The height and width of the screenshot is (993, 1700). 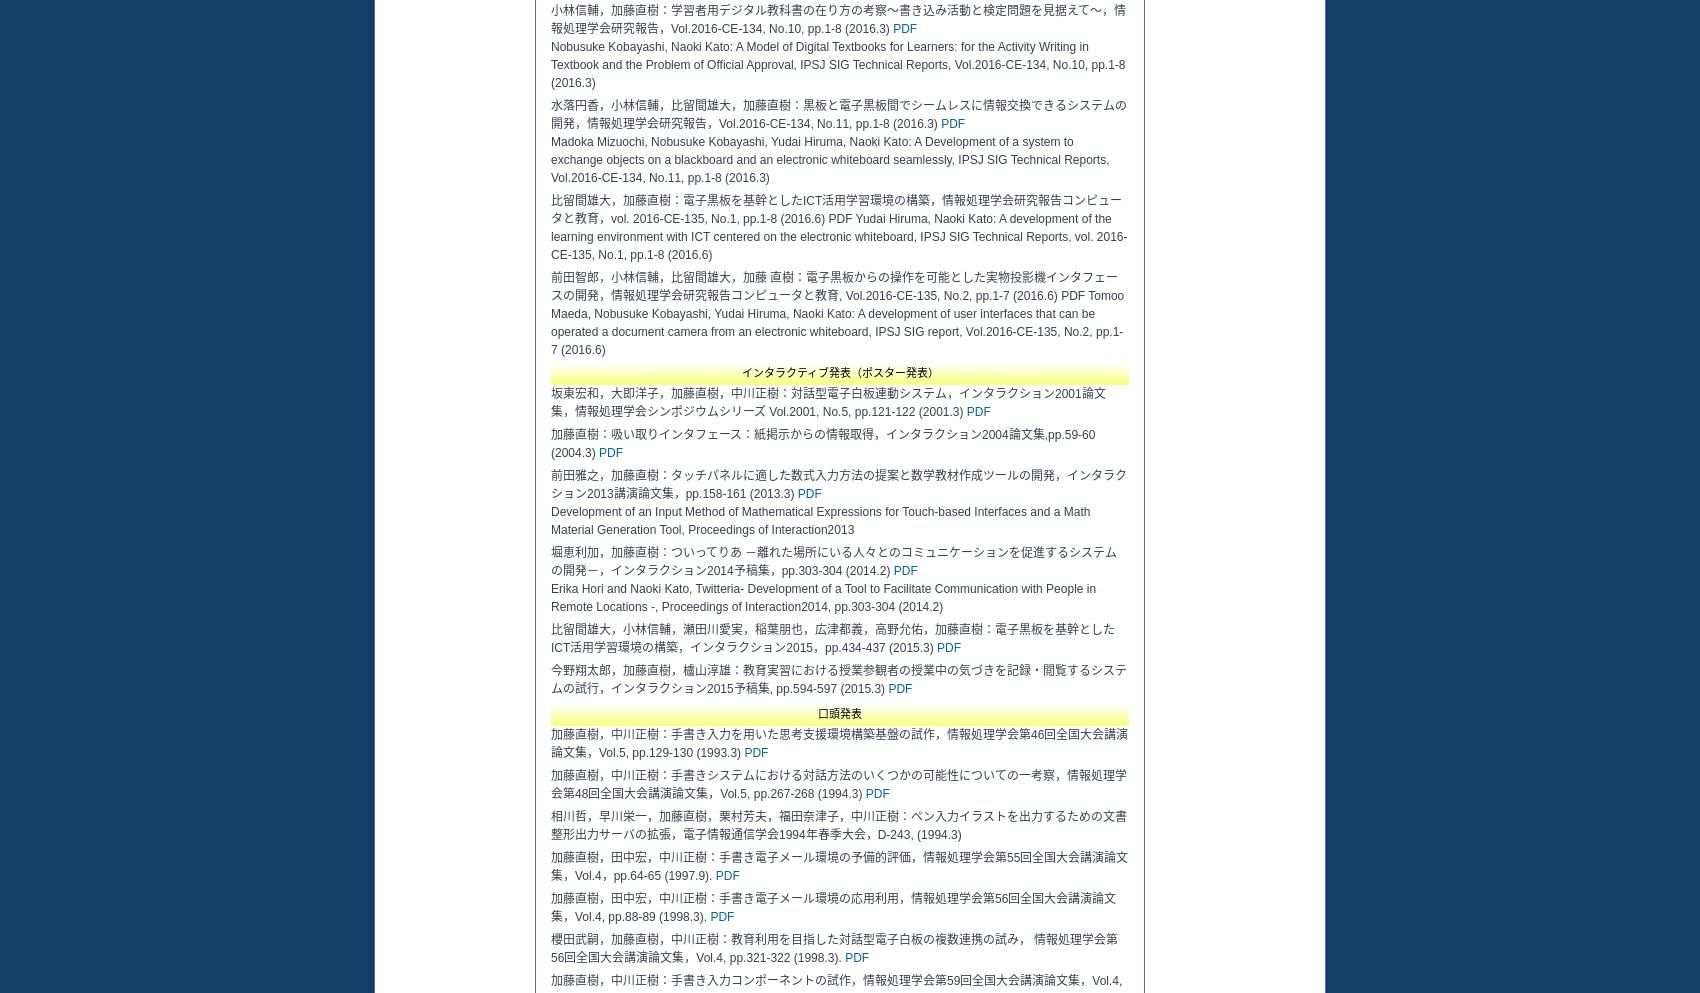 I want to click on 'Development of an Input Method of Mathematical Expressions for Touch-based Interfaces and a Math Material Generation Tool, Proceedings of Interaction2013', so click(x=819, y=521).